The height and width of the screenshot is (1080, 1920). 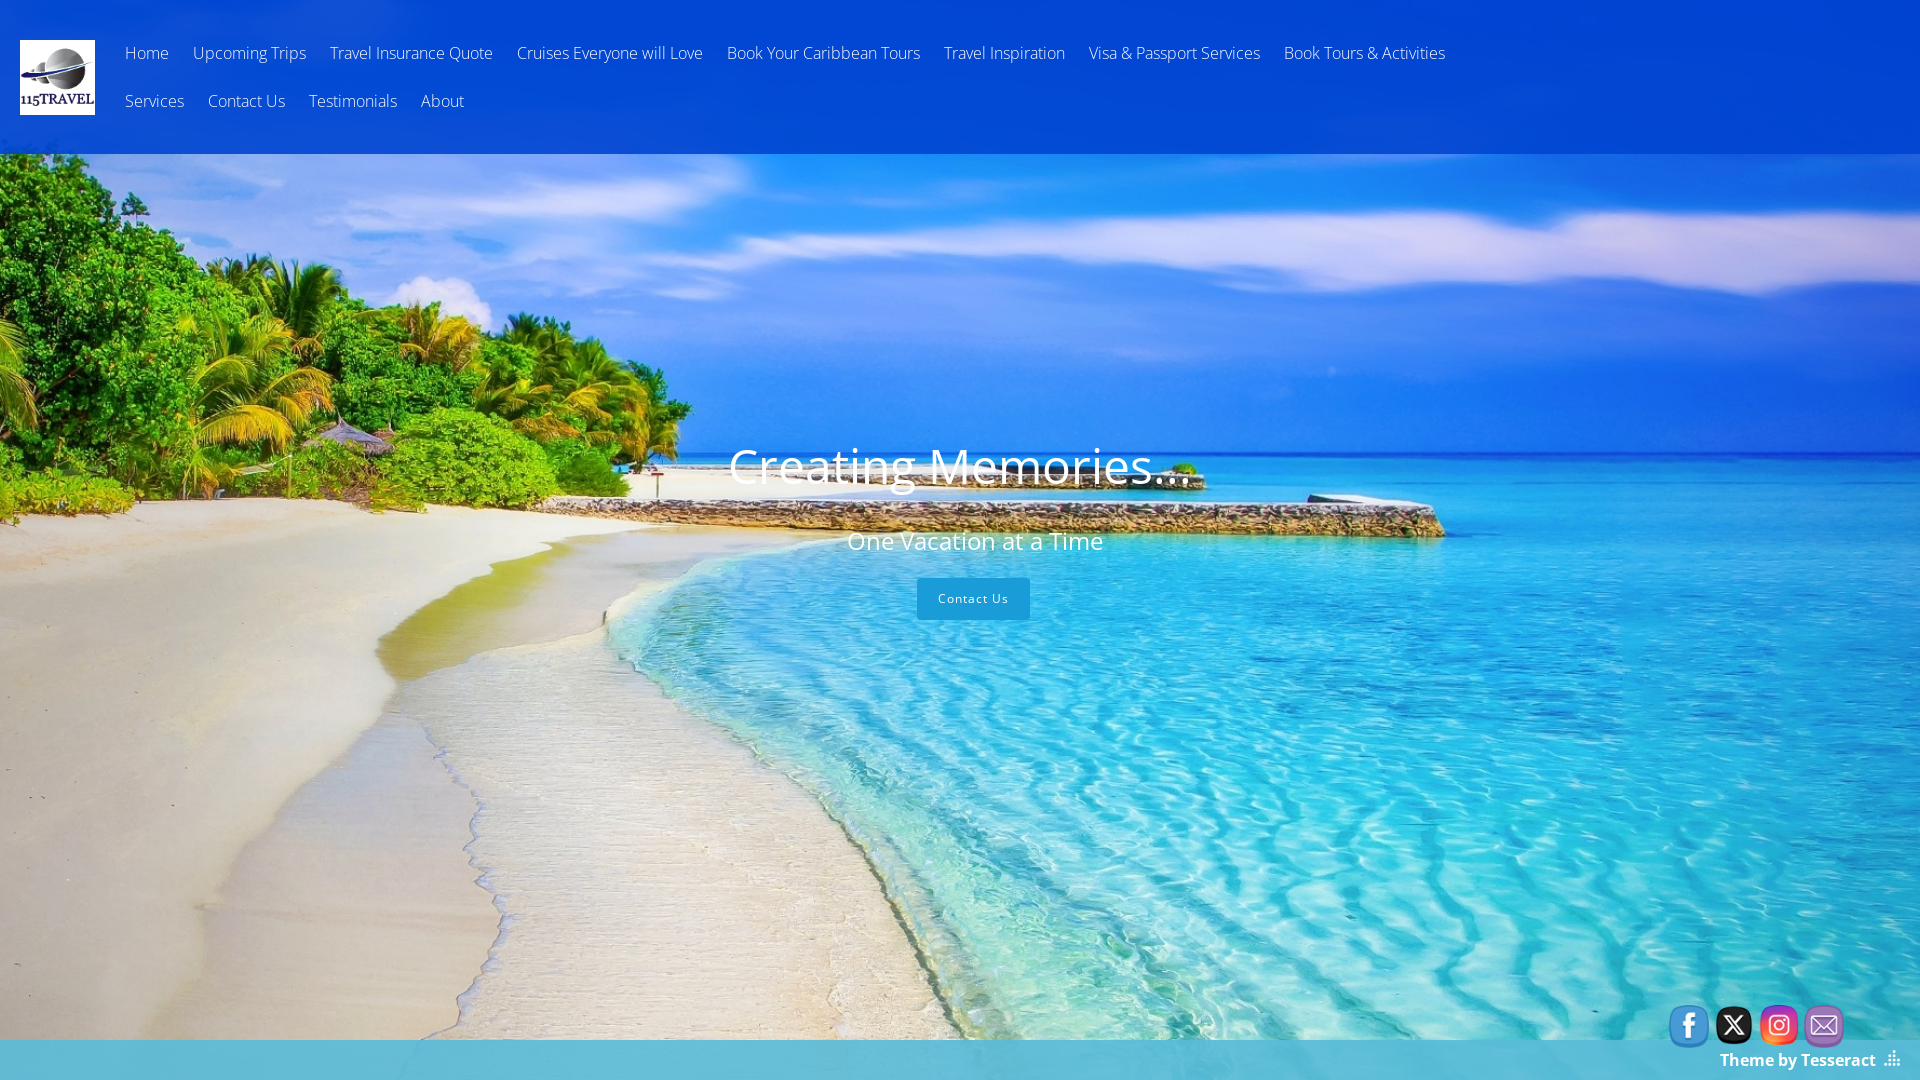 What do you see at coordinates (441, 100) in the screenshot?
I see `'About'` at bounding box center [441, 100].